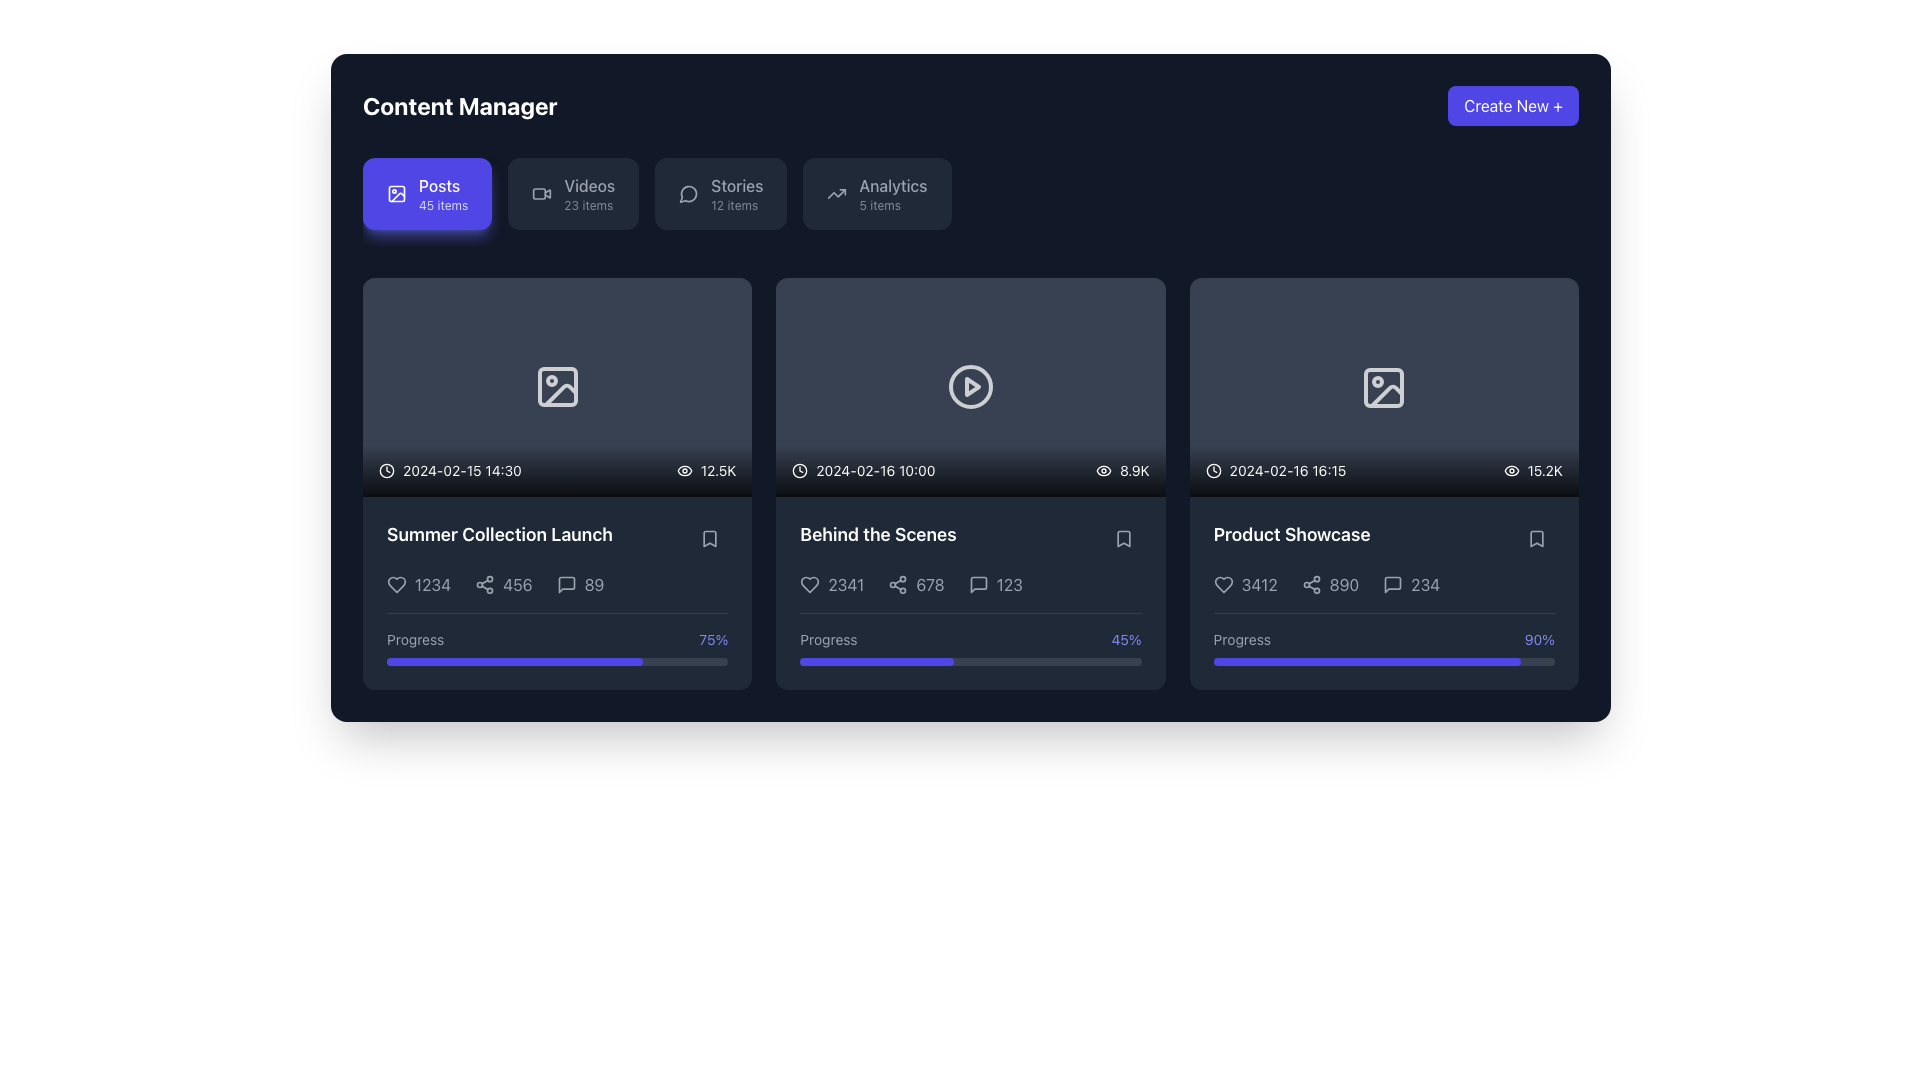  What do you see at coordinates (1383, 387) in the screenshot?
I see `the Media Preview Card located in the third column of the grid layout, below the 'Product Showcase' heading` at bounding box center [1383, 387].